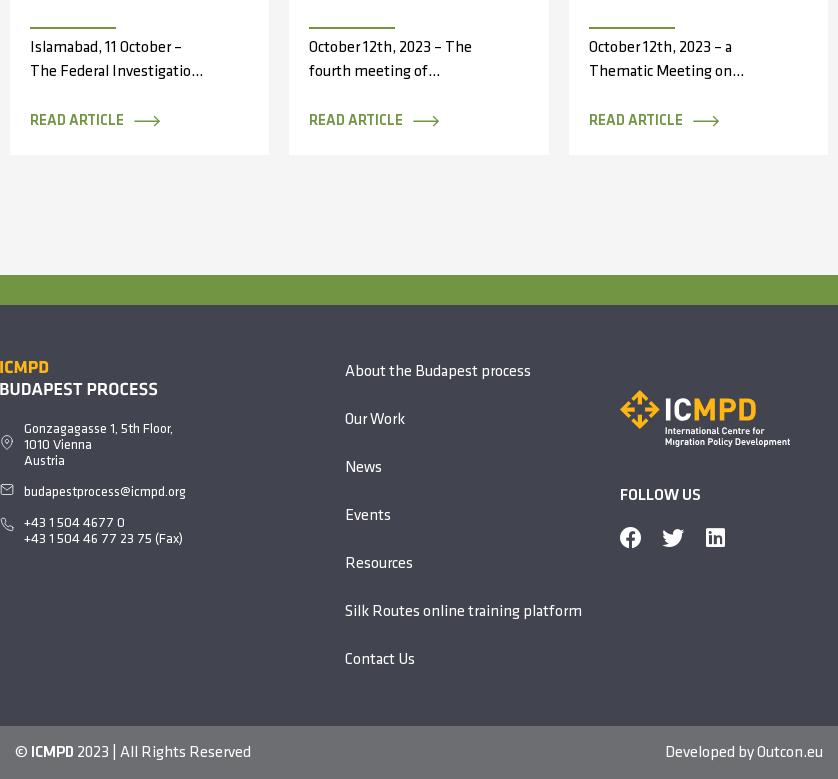 The height and width of the screenshot is (779, 838). I want to click on 'October 12th, 2023 – a Thematic Meeting on Integrated Border Management (IBM), with a focus on the Silk Routes (SR)...', so click(675, 106).